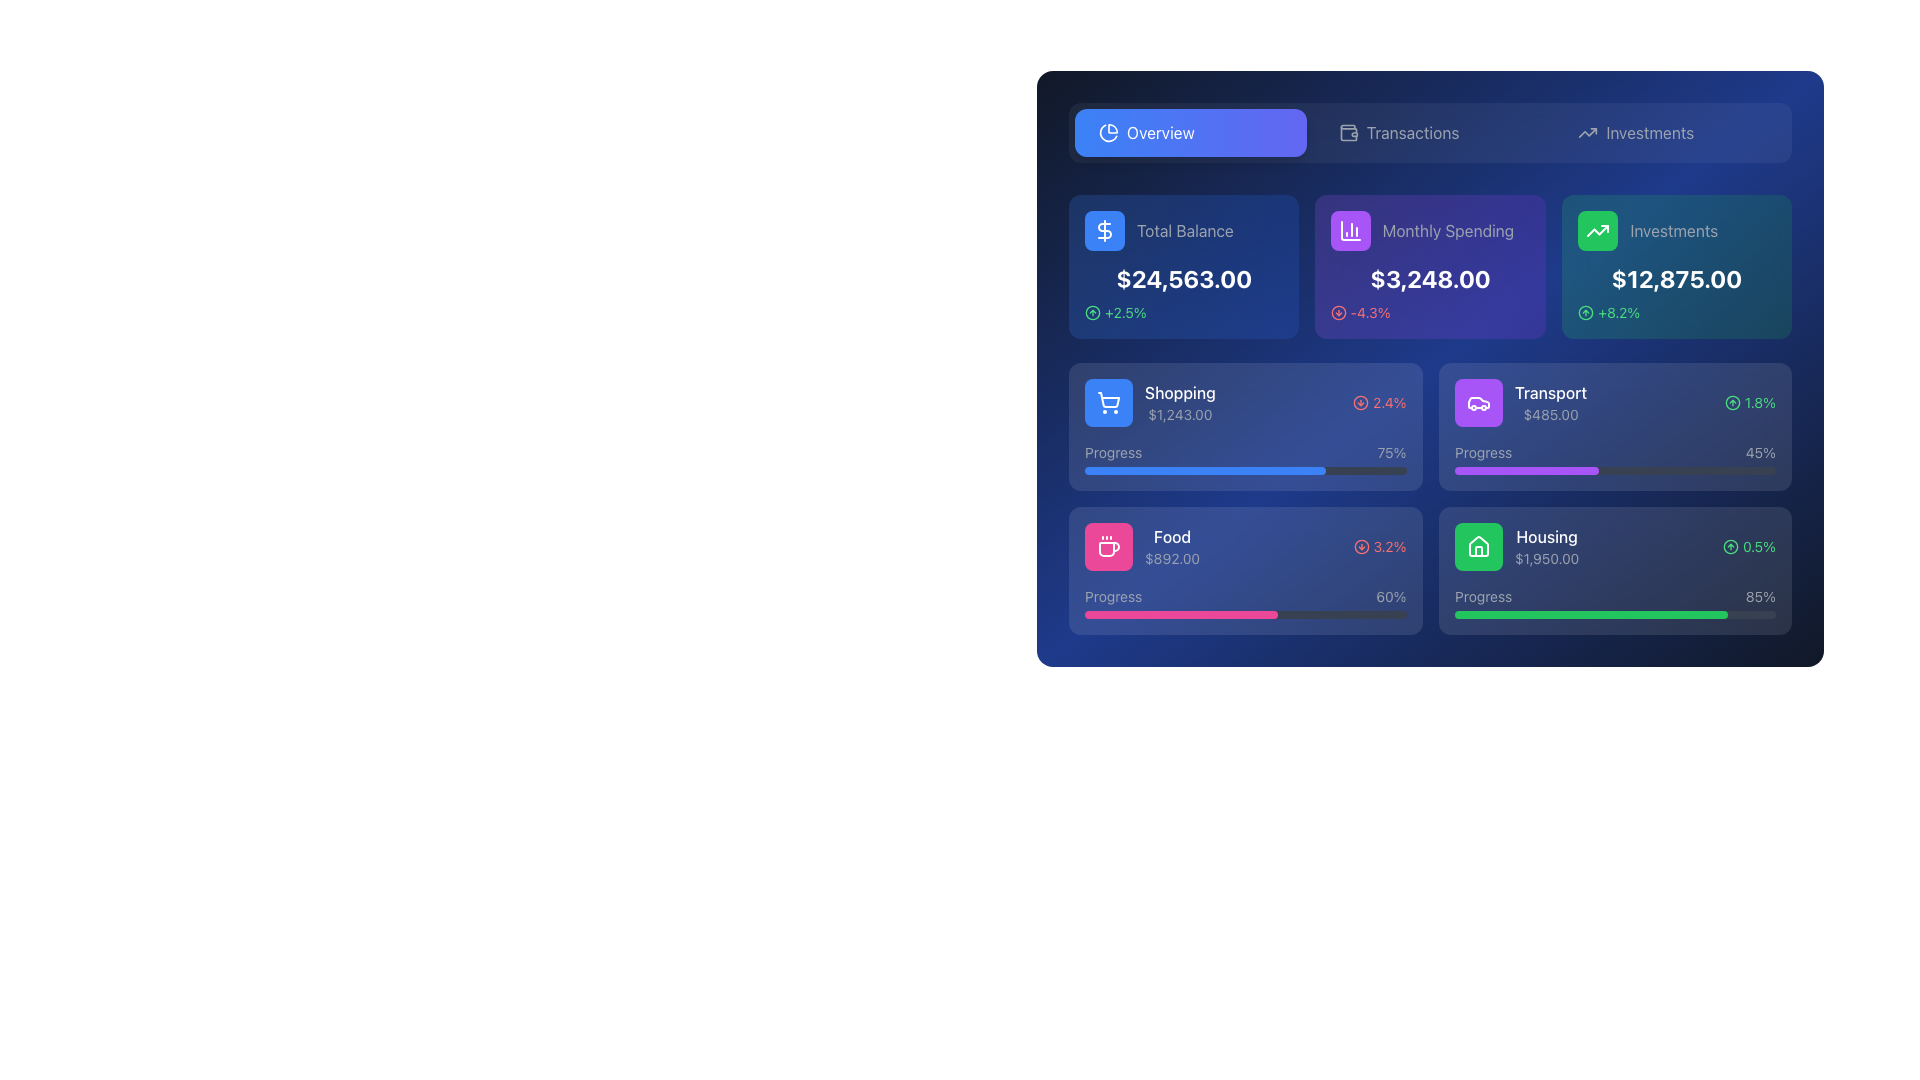 The width and height of the screenshot is (1920, 1080). Describe the element at coordinates (1107, 402) in the screenshot. I see `the blue square button with rounded corners featuring a white shopping cart icon, located in the 'Shopping' section of the dashboard interface` at that location.